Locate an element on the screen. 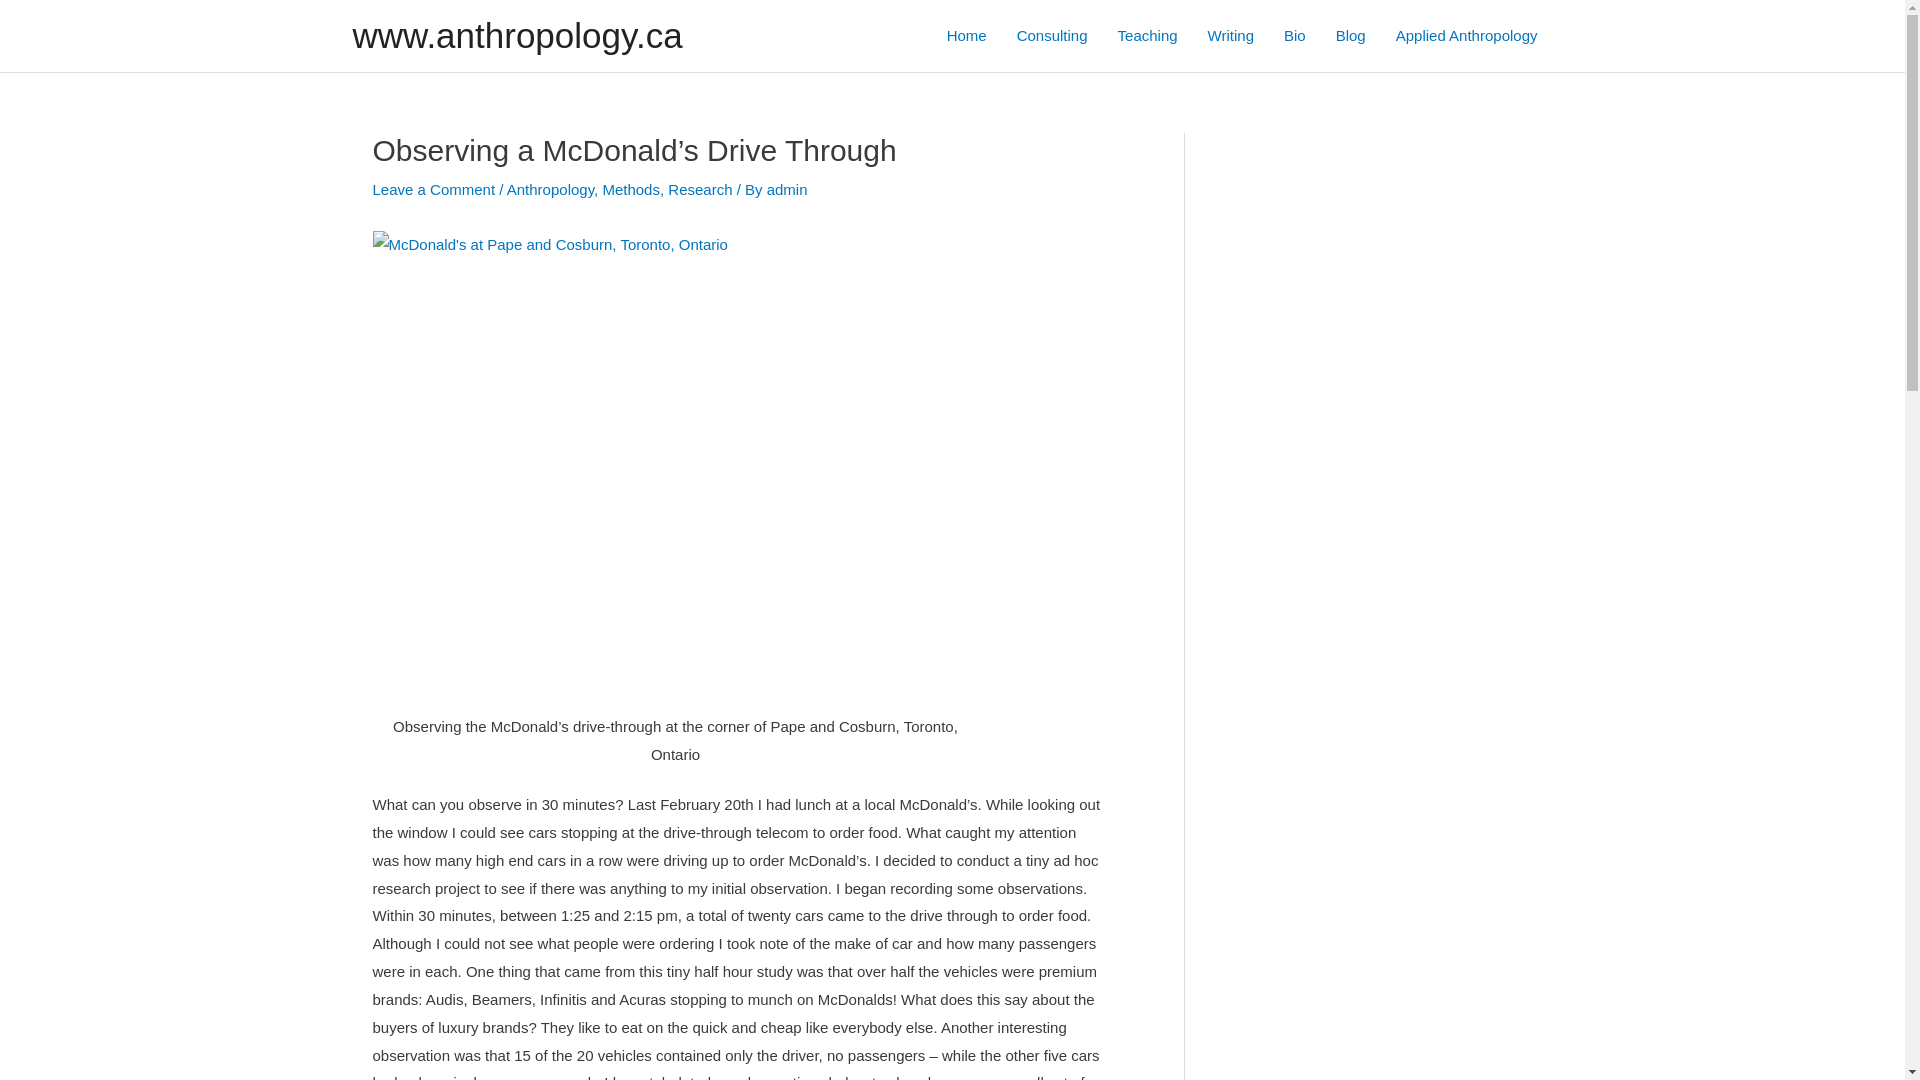  'Research' is located at coordinates (700, 189).